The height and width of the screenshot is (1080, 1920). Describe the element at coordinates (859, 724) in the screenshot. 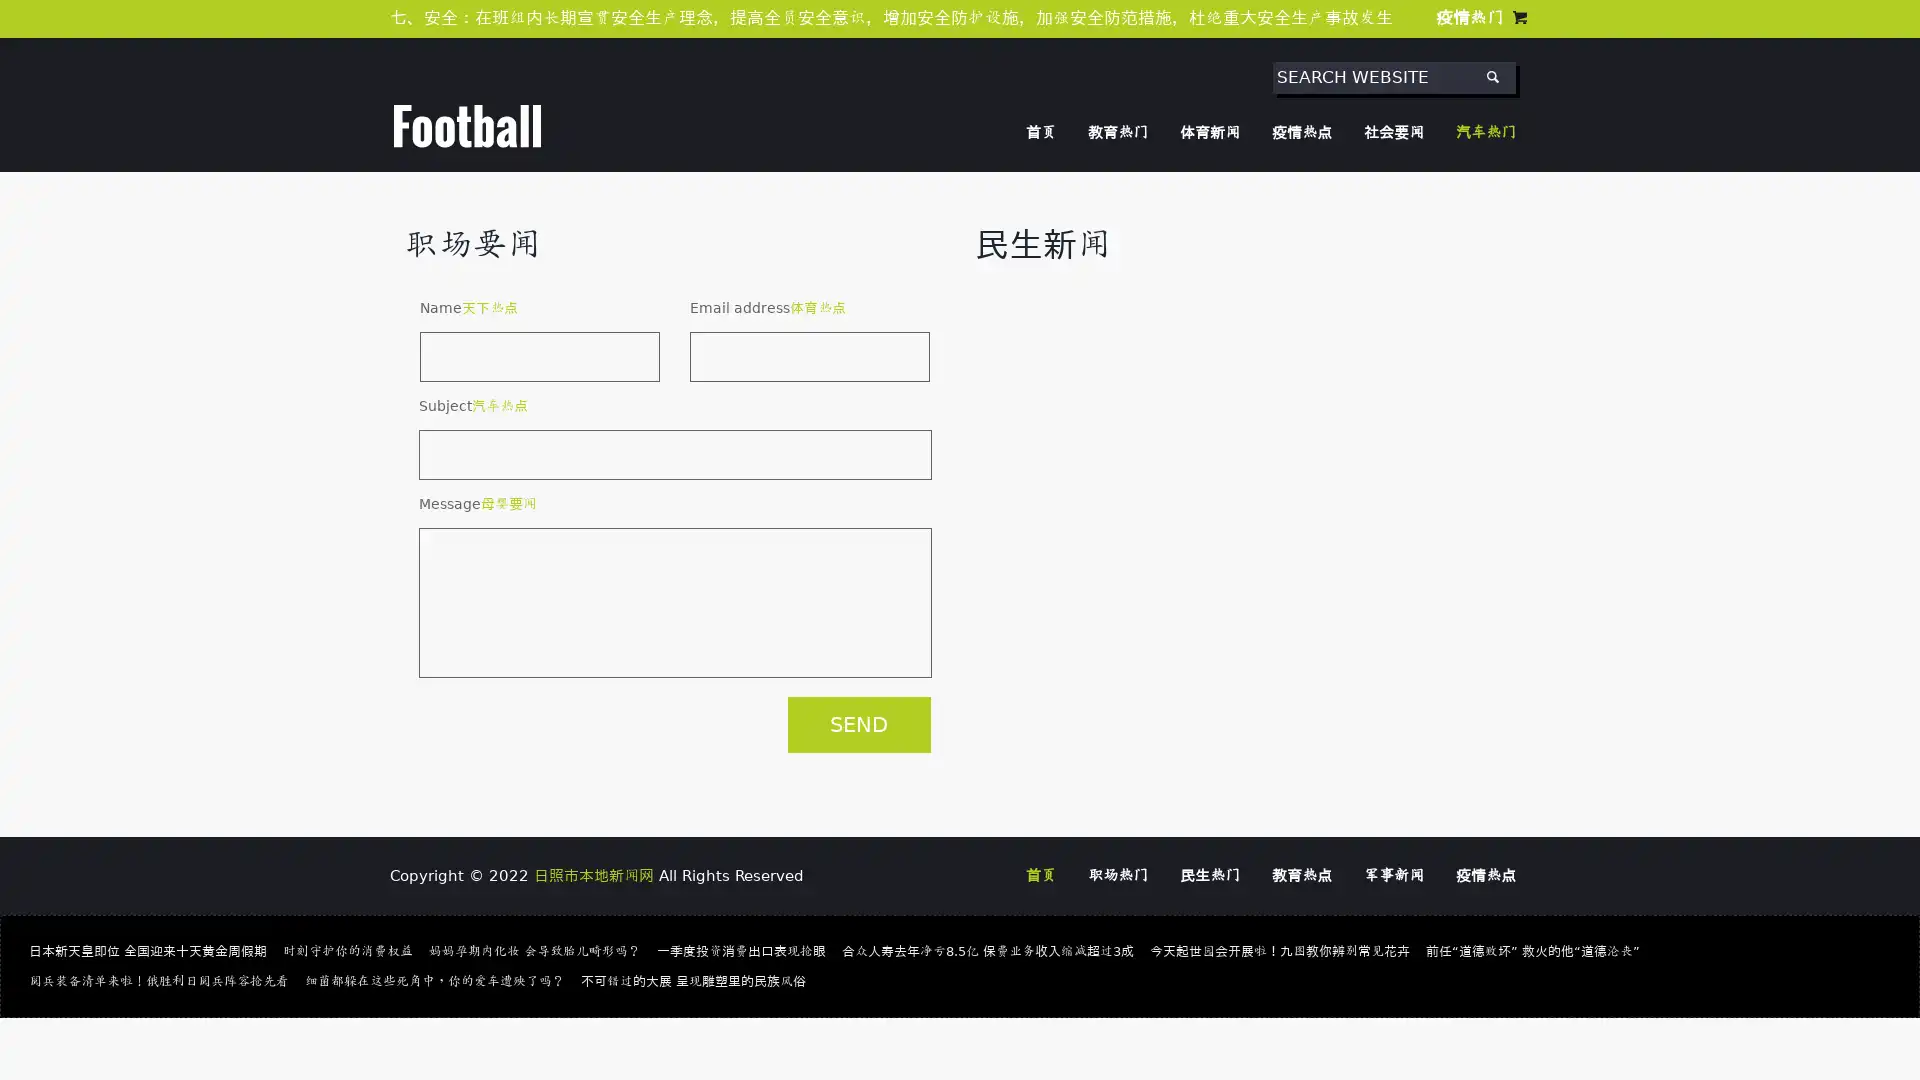

I see `SEND` at that location.